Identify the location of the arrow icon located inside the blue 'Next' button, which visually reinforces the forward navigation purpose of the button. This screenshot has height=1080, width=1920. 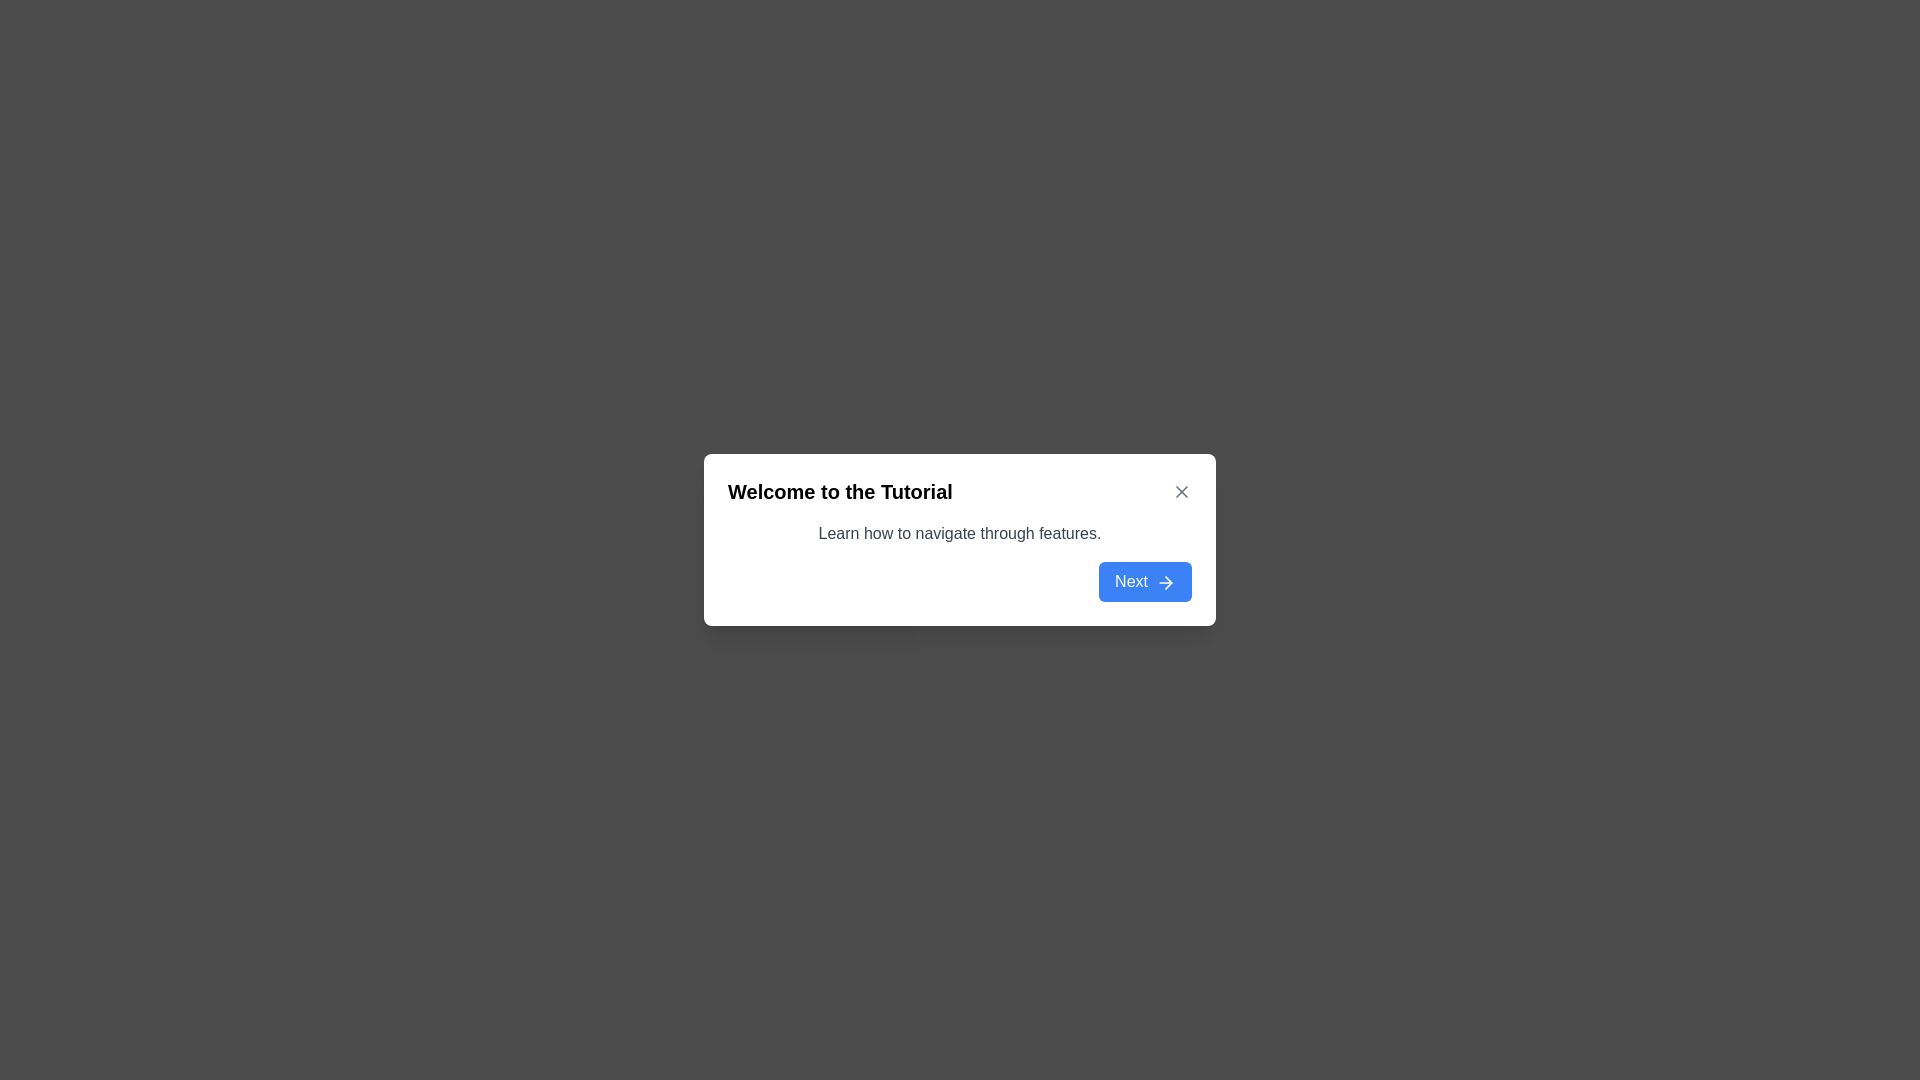
(1166, 582).